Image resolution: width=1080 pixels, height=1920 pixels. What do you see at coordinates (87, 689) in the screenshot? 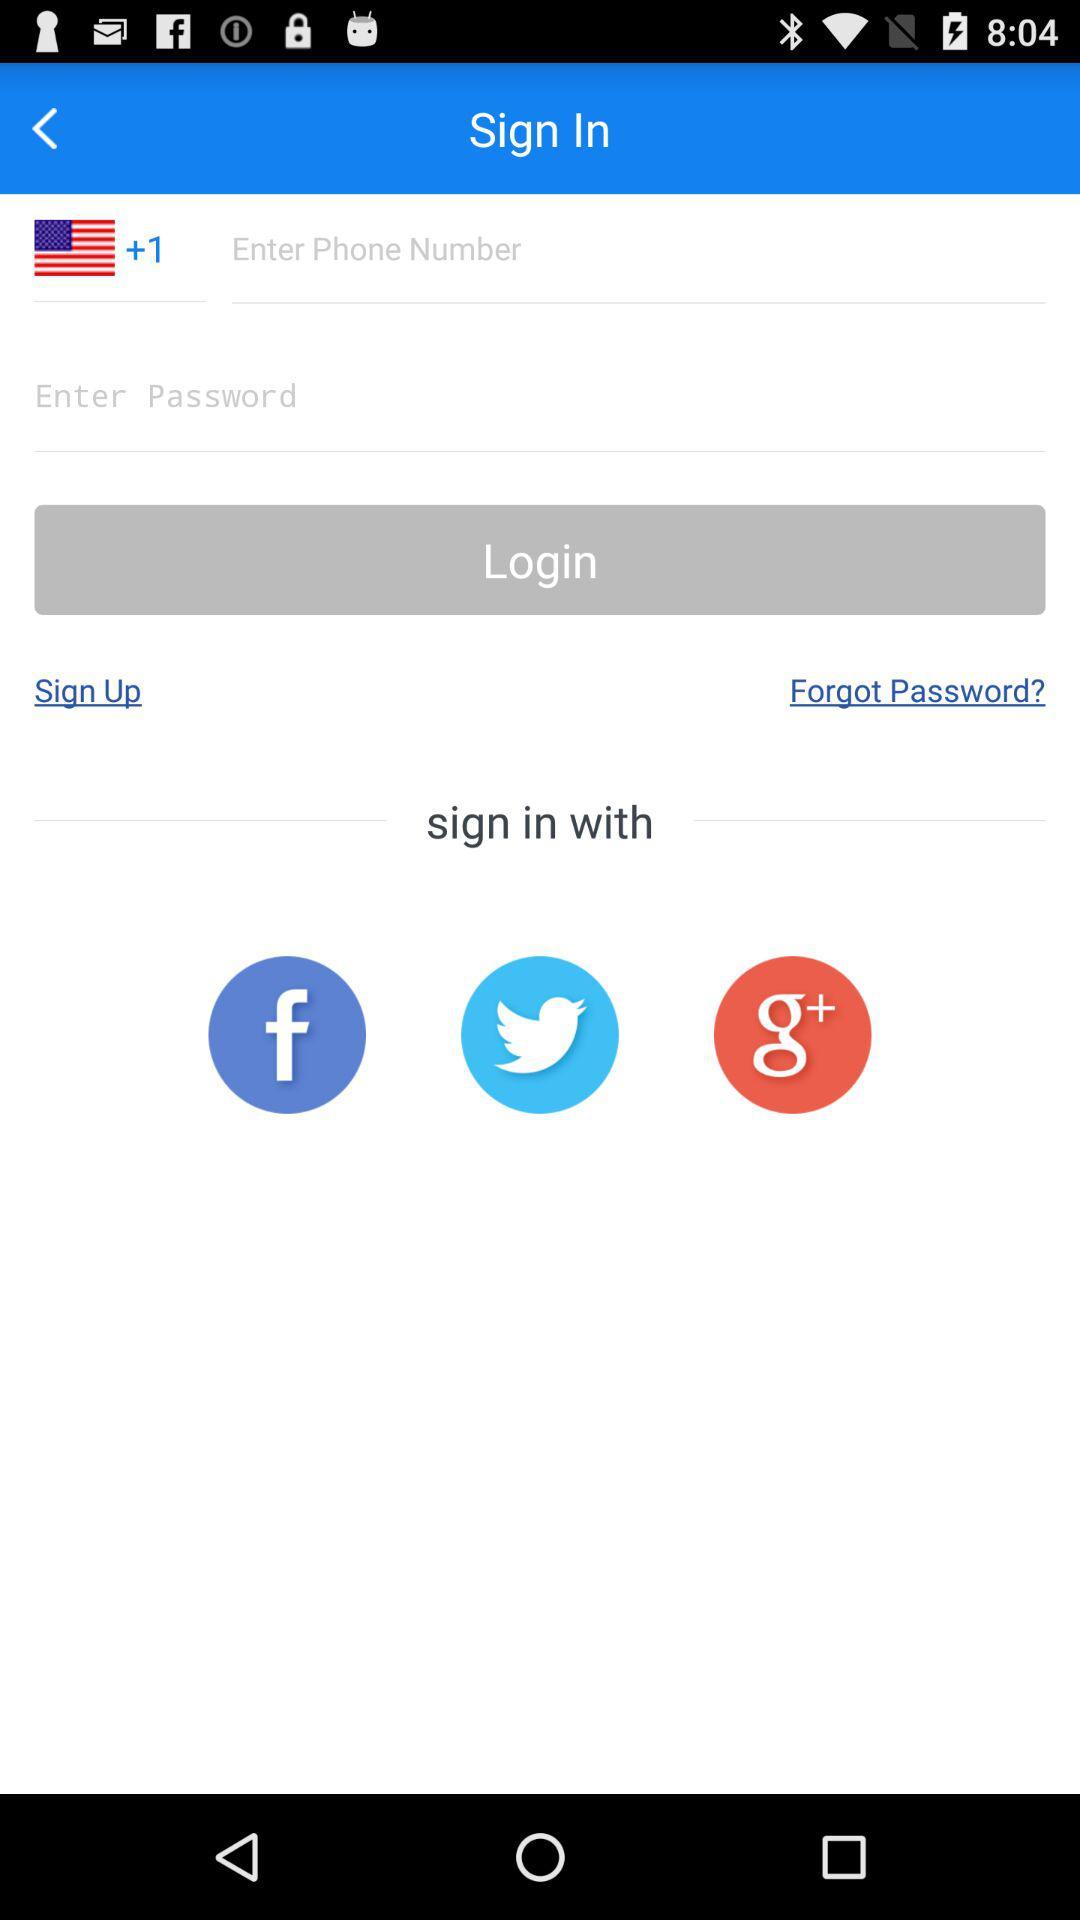
I see `app to the left of forgot password?` at bounding box center [87, 689].